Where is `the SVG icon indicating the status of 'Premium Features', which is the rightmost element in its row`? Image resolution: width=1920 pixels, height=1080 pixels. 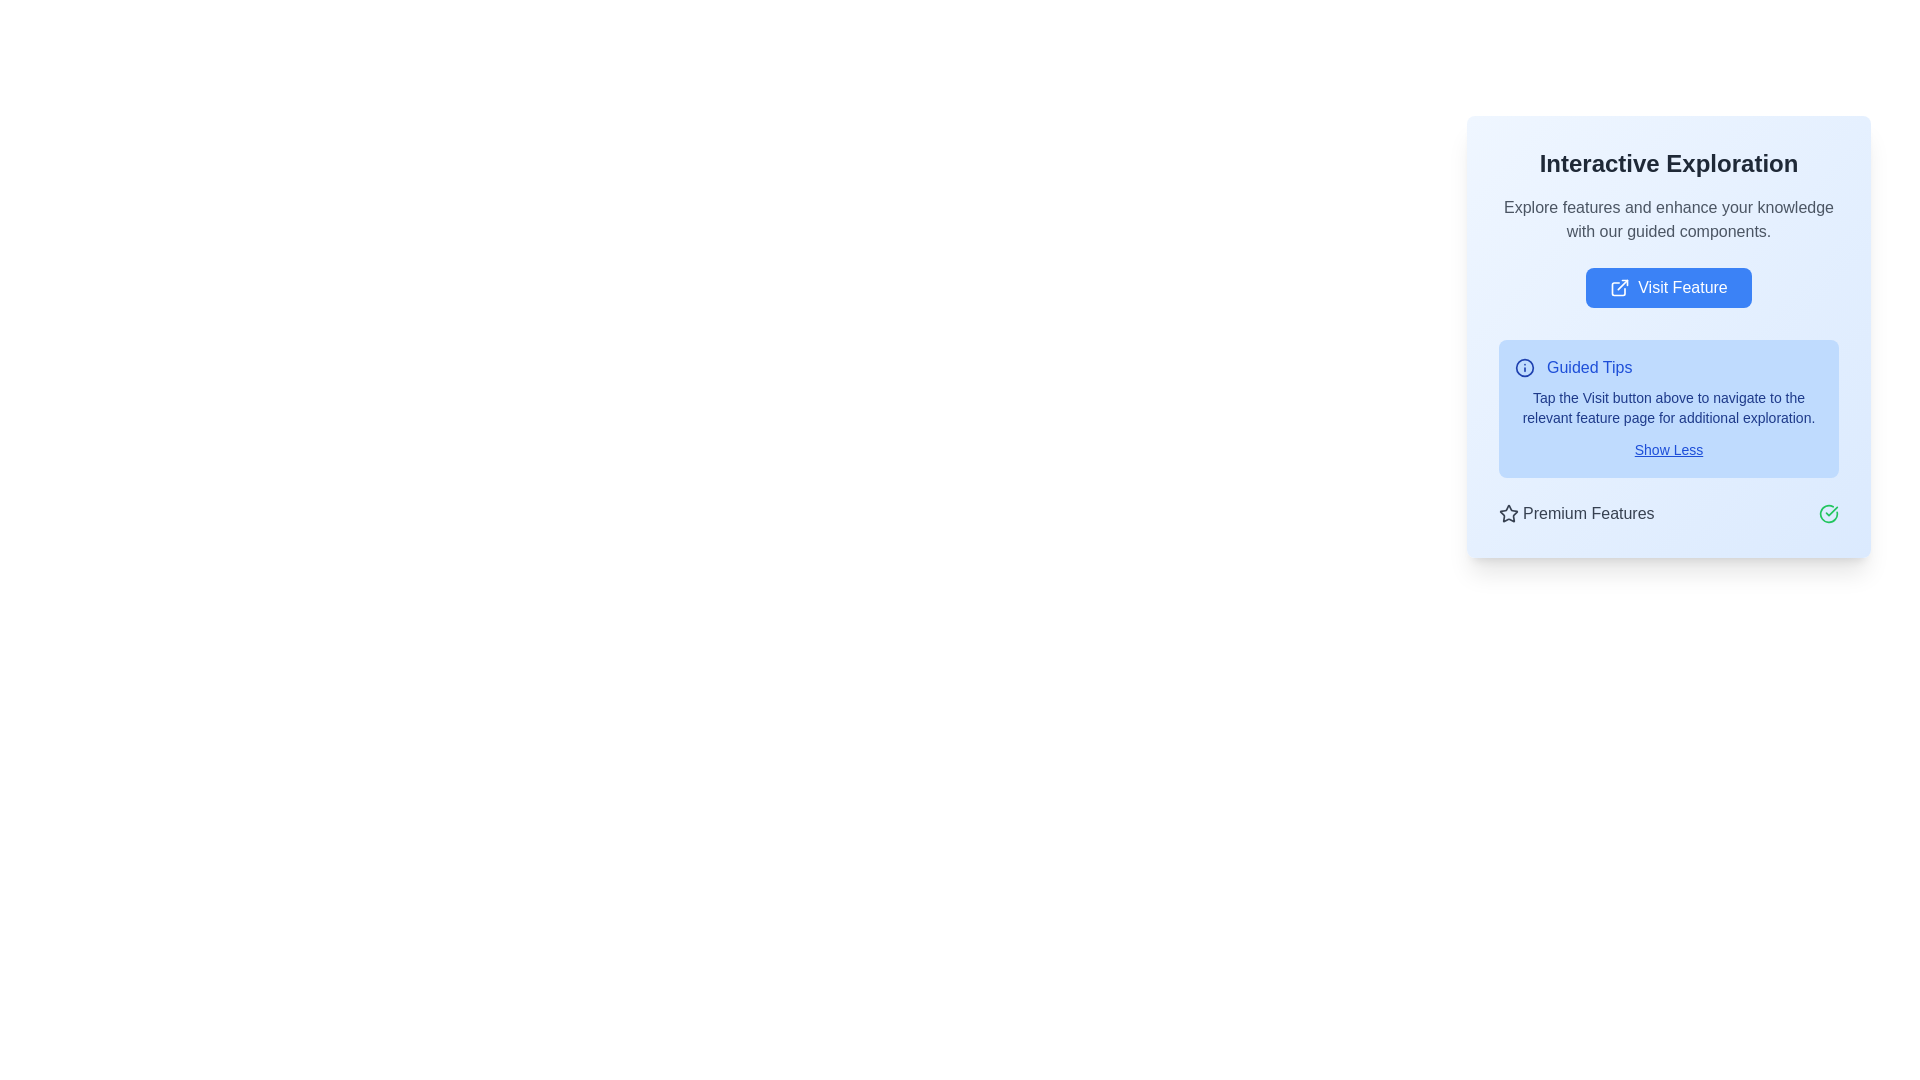
the SVG icon indicating the status of 'Premium Features', which is the rightmost element in its row is located at coordinates (1828, 512).